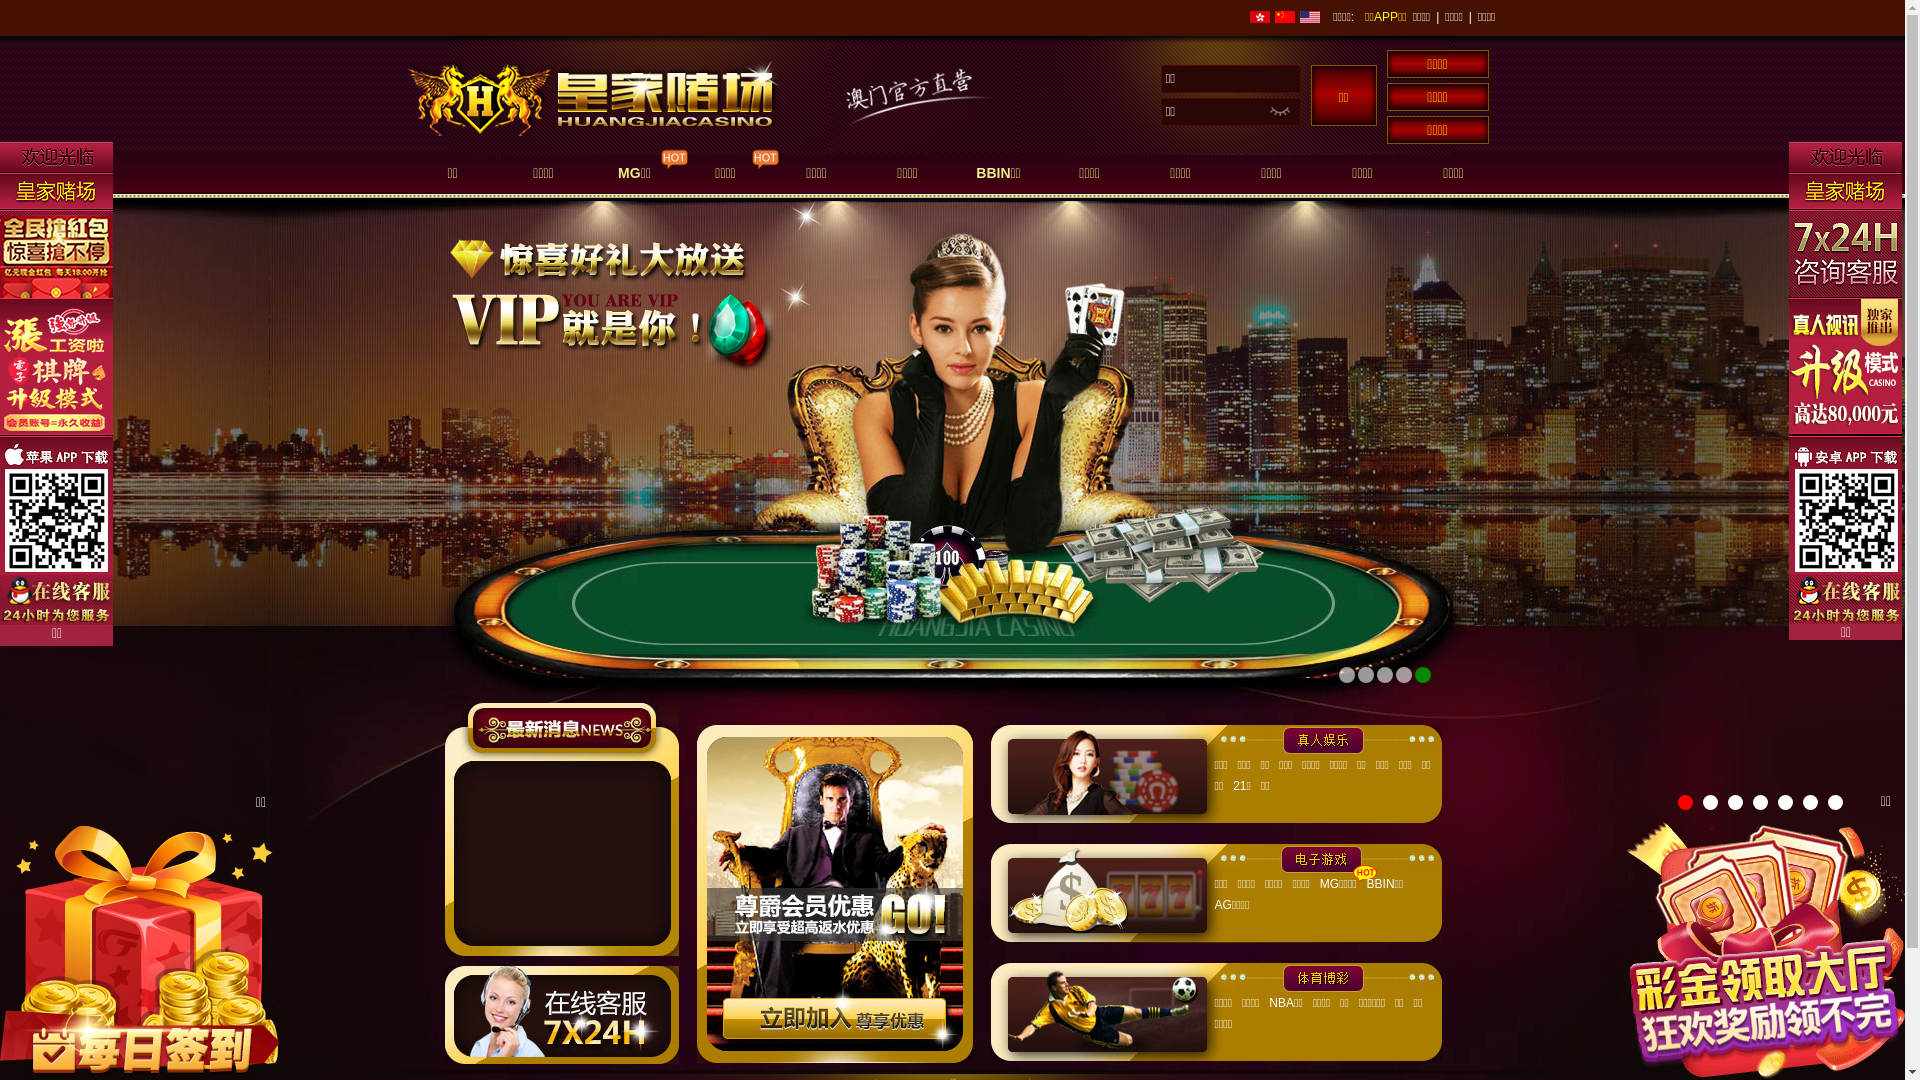  What do you see at coordinates (1810, 801) in the screenshot?
I see `'6'` at bounding box center [1810, 801].